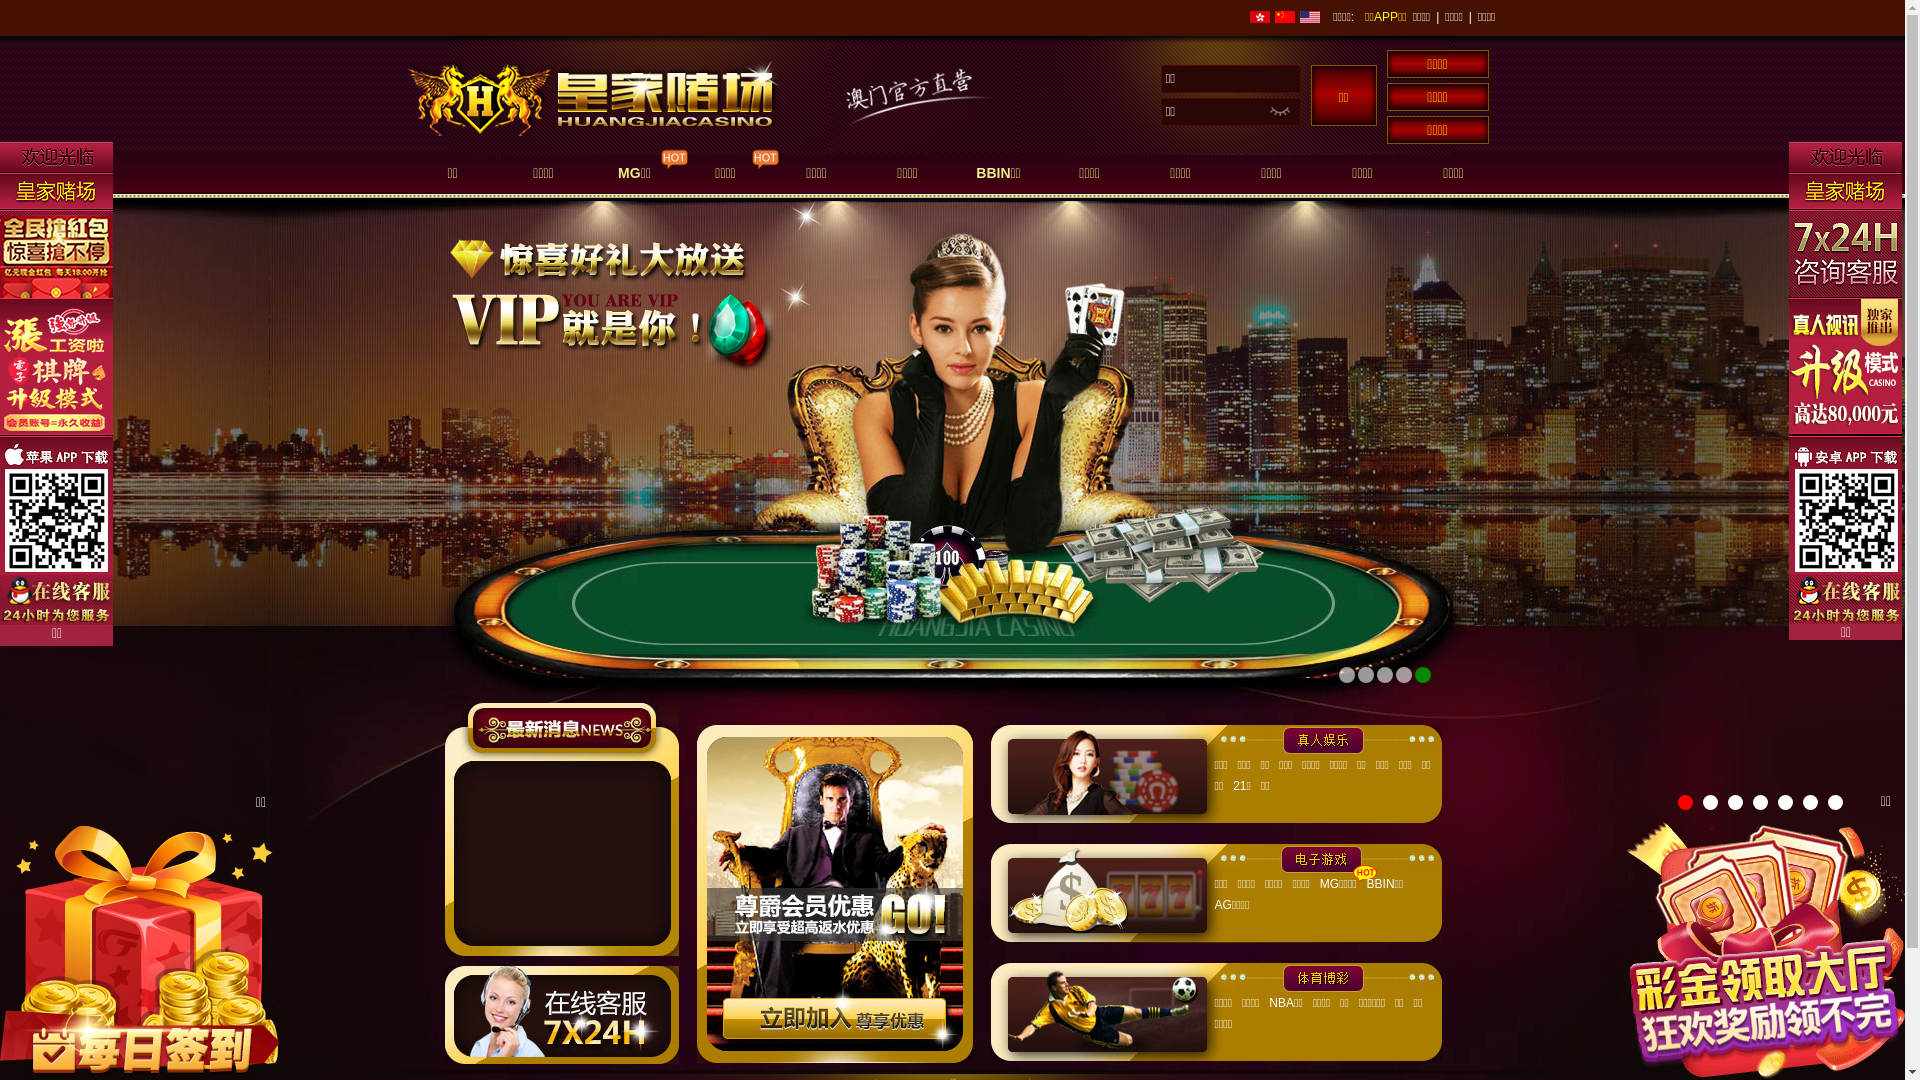  What do you see at coordinates (1810, 801) in the screenshot?
I see `'6'` at bounding box center [1810, 801].